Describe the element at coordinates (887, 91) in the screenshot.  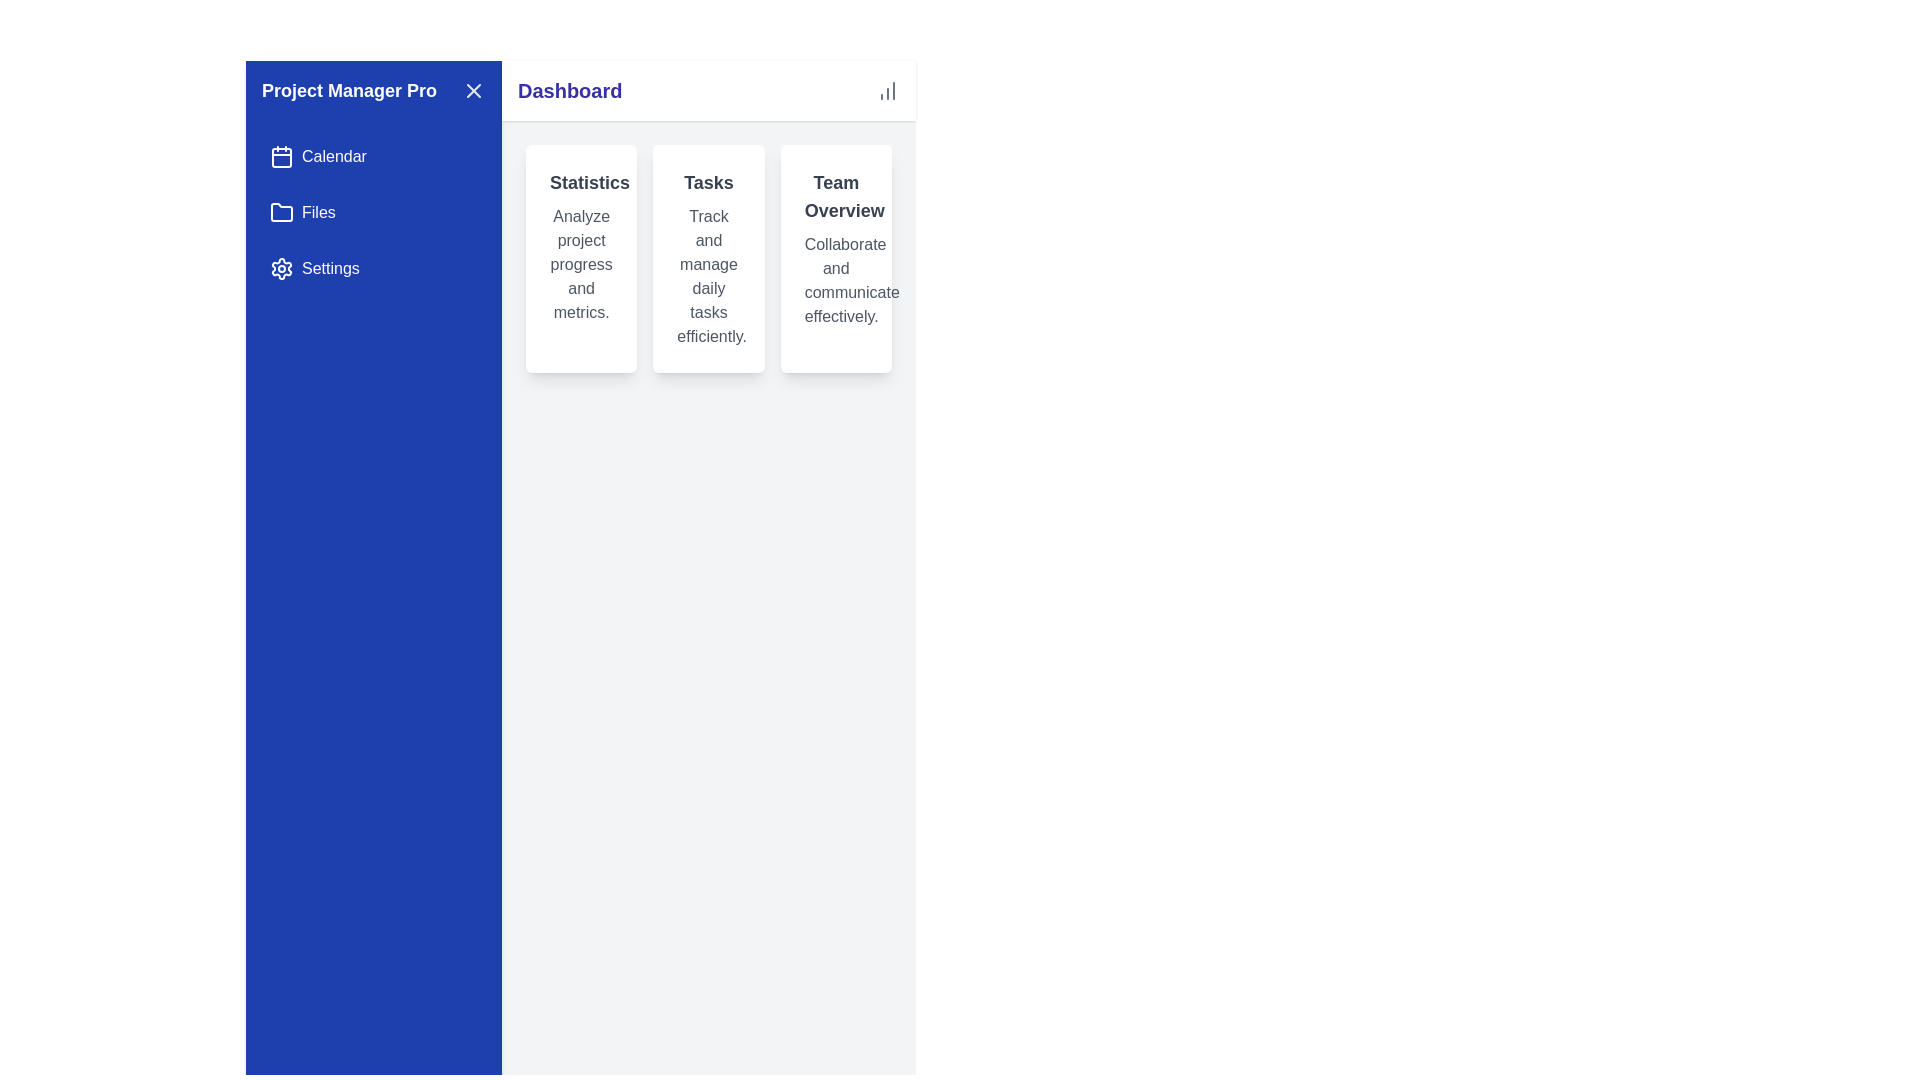
I see `the data visualization icon located at the top-right corner of the 'Dashboard' header section` at that location.